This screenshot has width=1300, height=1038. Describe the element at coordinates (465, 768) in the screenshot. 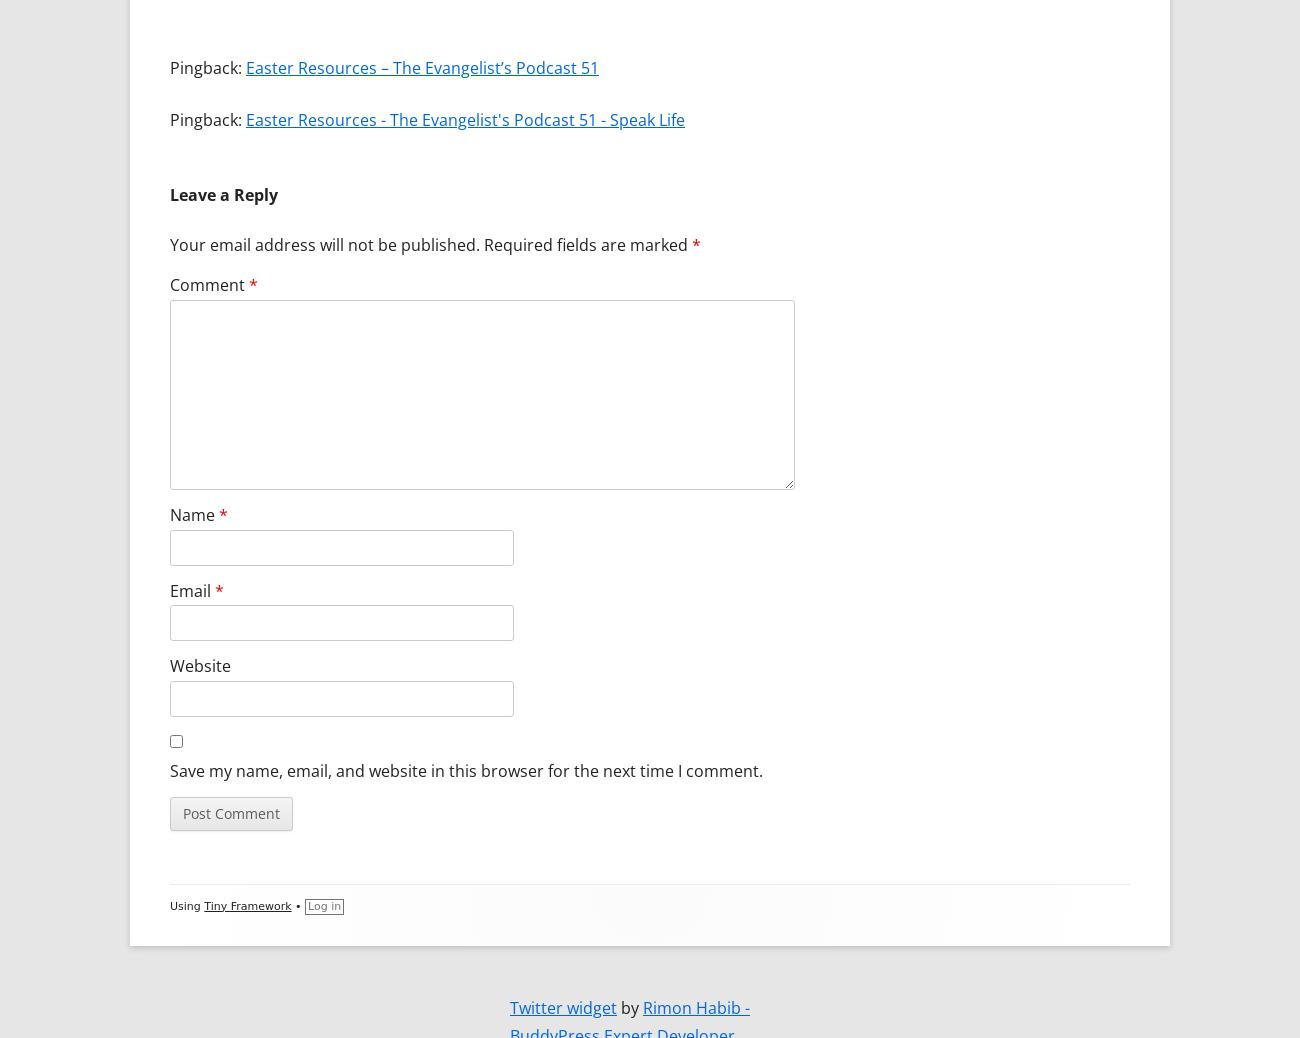

I see `'Save my name, email, and website in this browser for the next time I comment.'` at that location.